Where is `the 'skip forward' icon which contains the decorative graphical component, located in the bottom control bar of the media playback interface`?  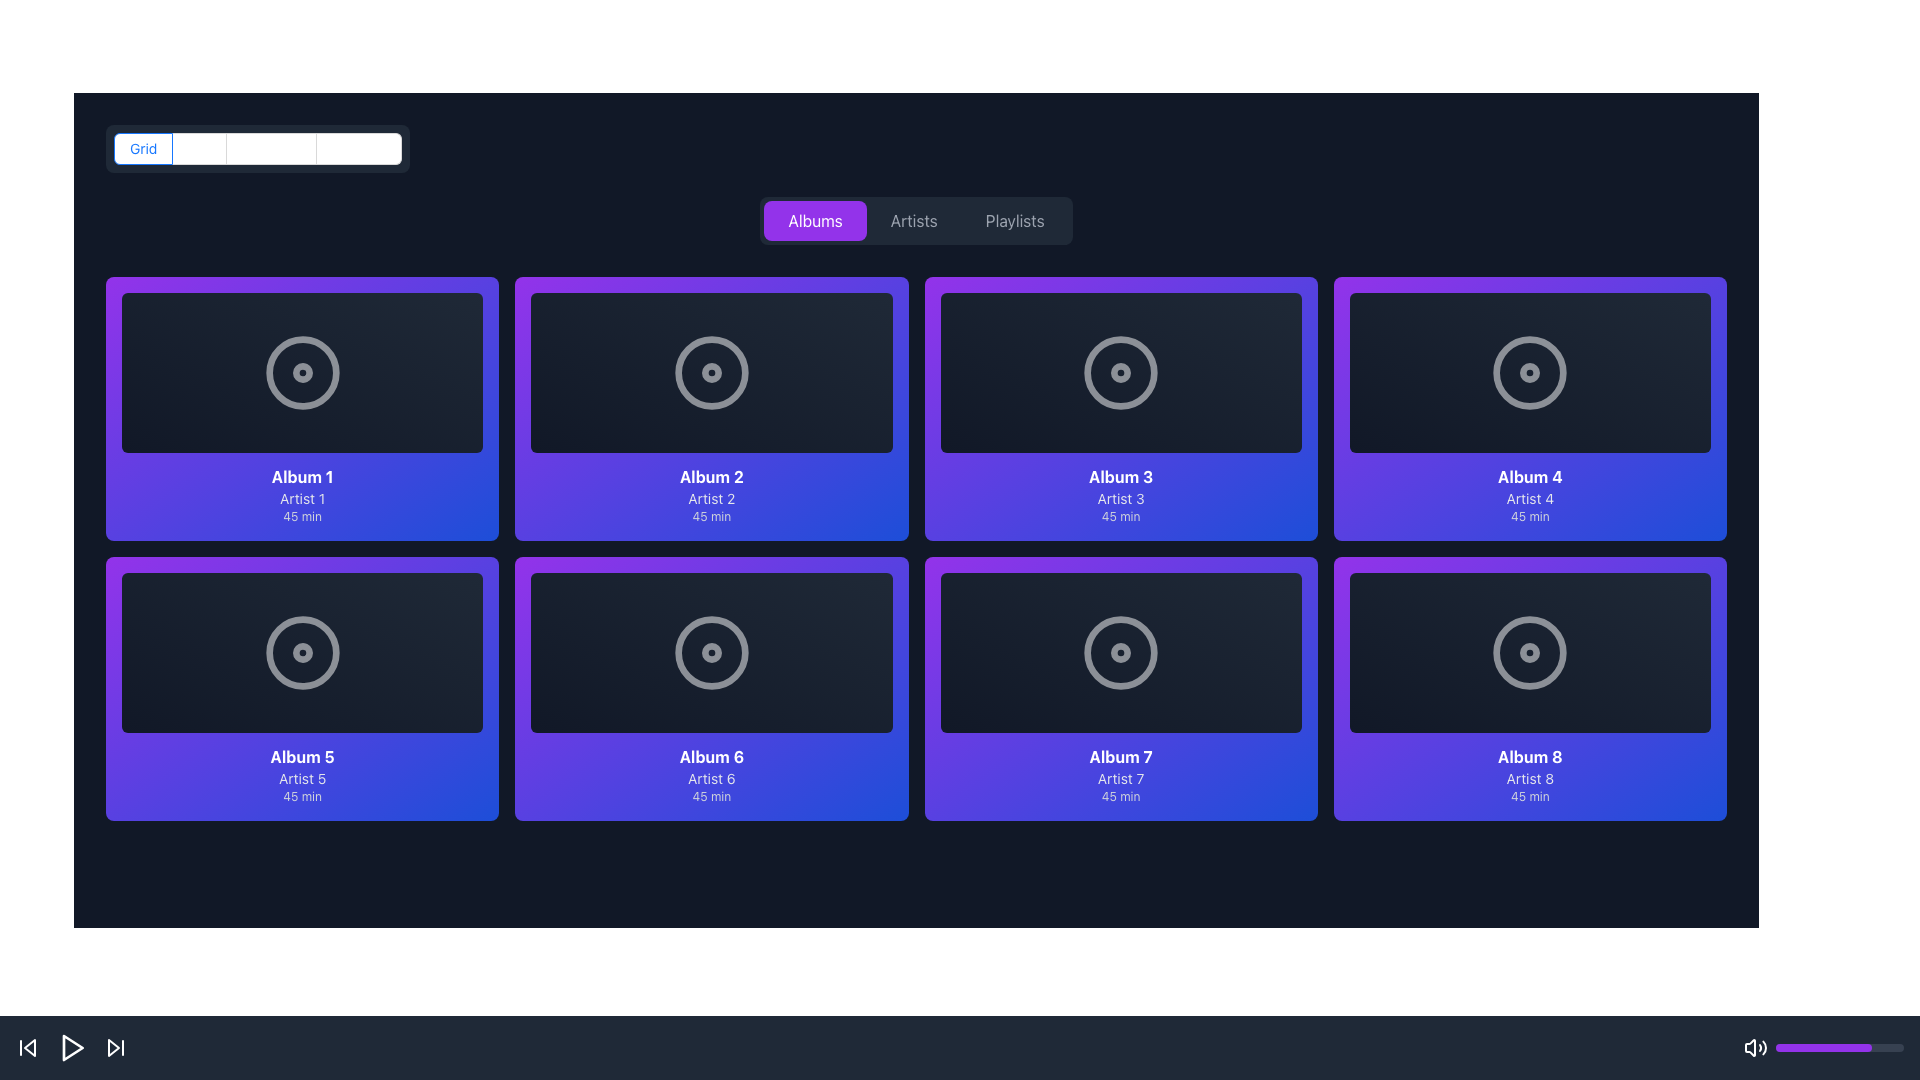
the 'skip forward' icon which contains the decorative graphical component, located in the bottom control bar of the media playback interface is located at coordinates (113, 1047).